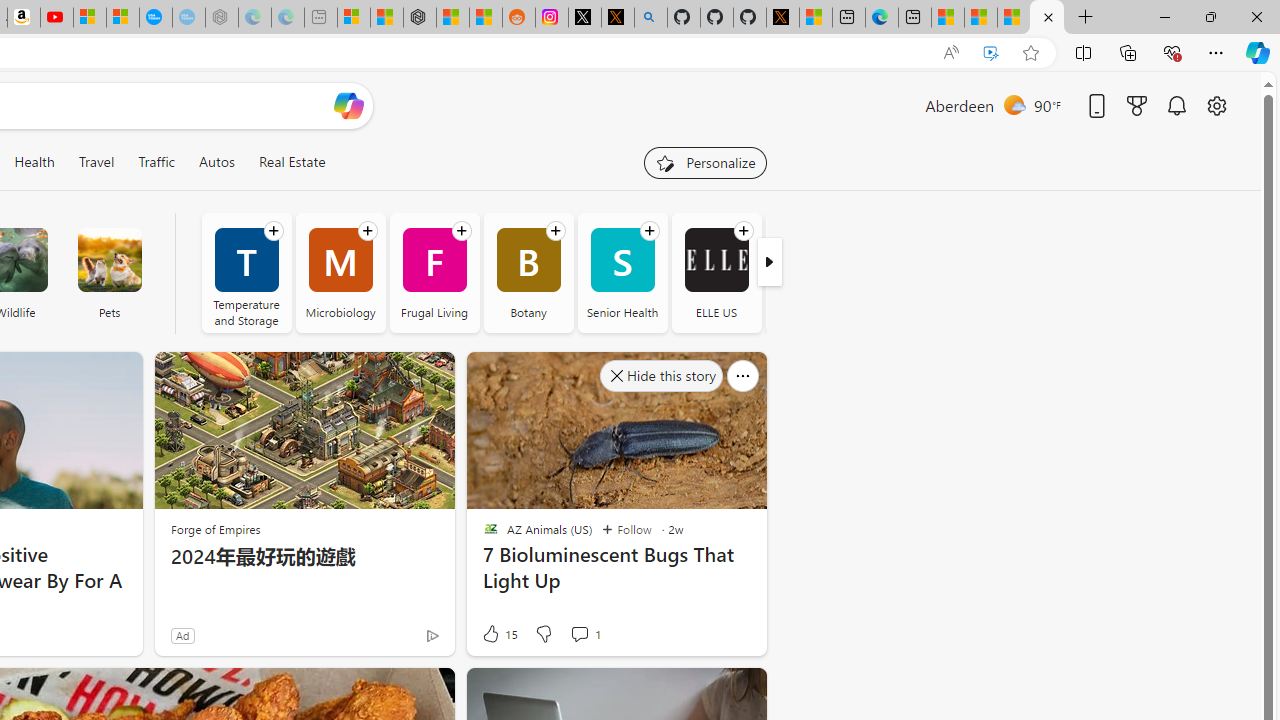 The image size is (1280, 720). Describe the element at coordinates (650, 17) in the screenshot. I see `'github - Search'` at that location.